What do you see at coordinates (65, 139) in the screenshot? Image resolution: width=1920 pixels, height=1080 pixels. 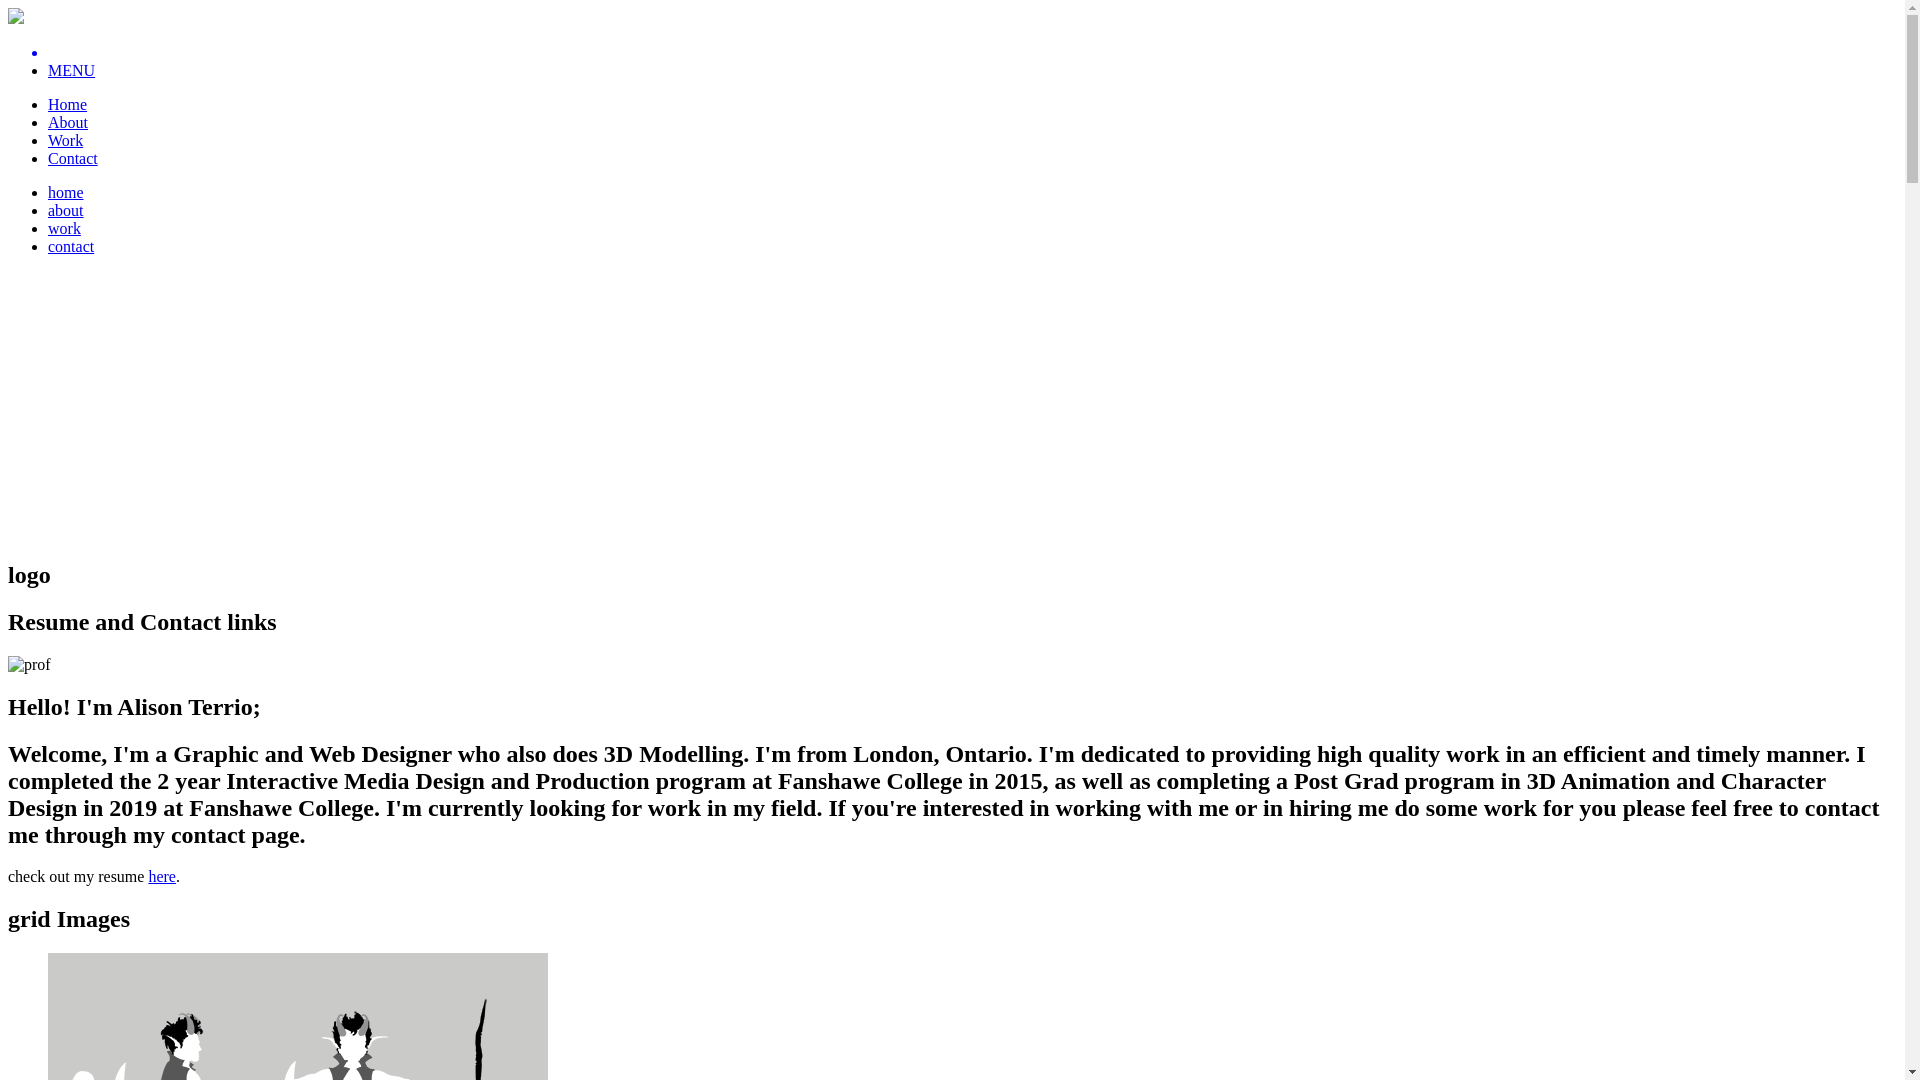 I see `'Work'` at bounding box center [65, 139].